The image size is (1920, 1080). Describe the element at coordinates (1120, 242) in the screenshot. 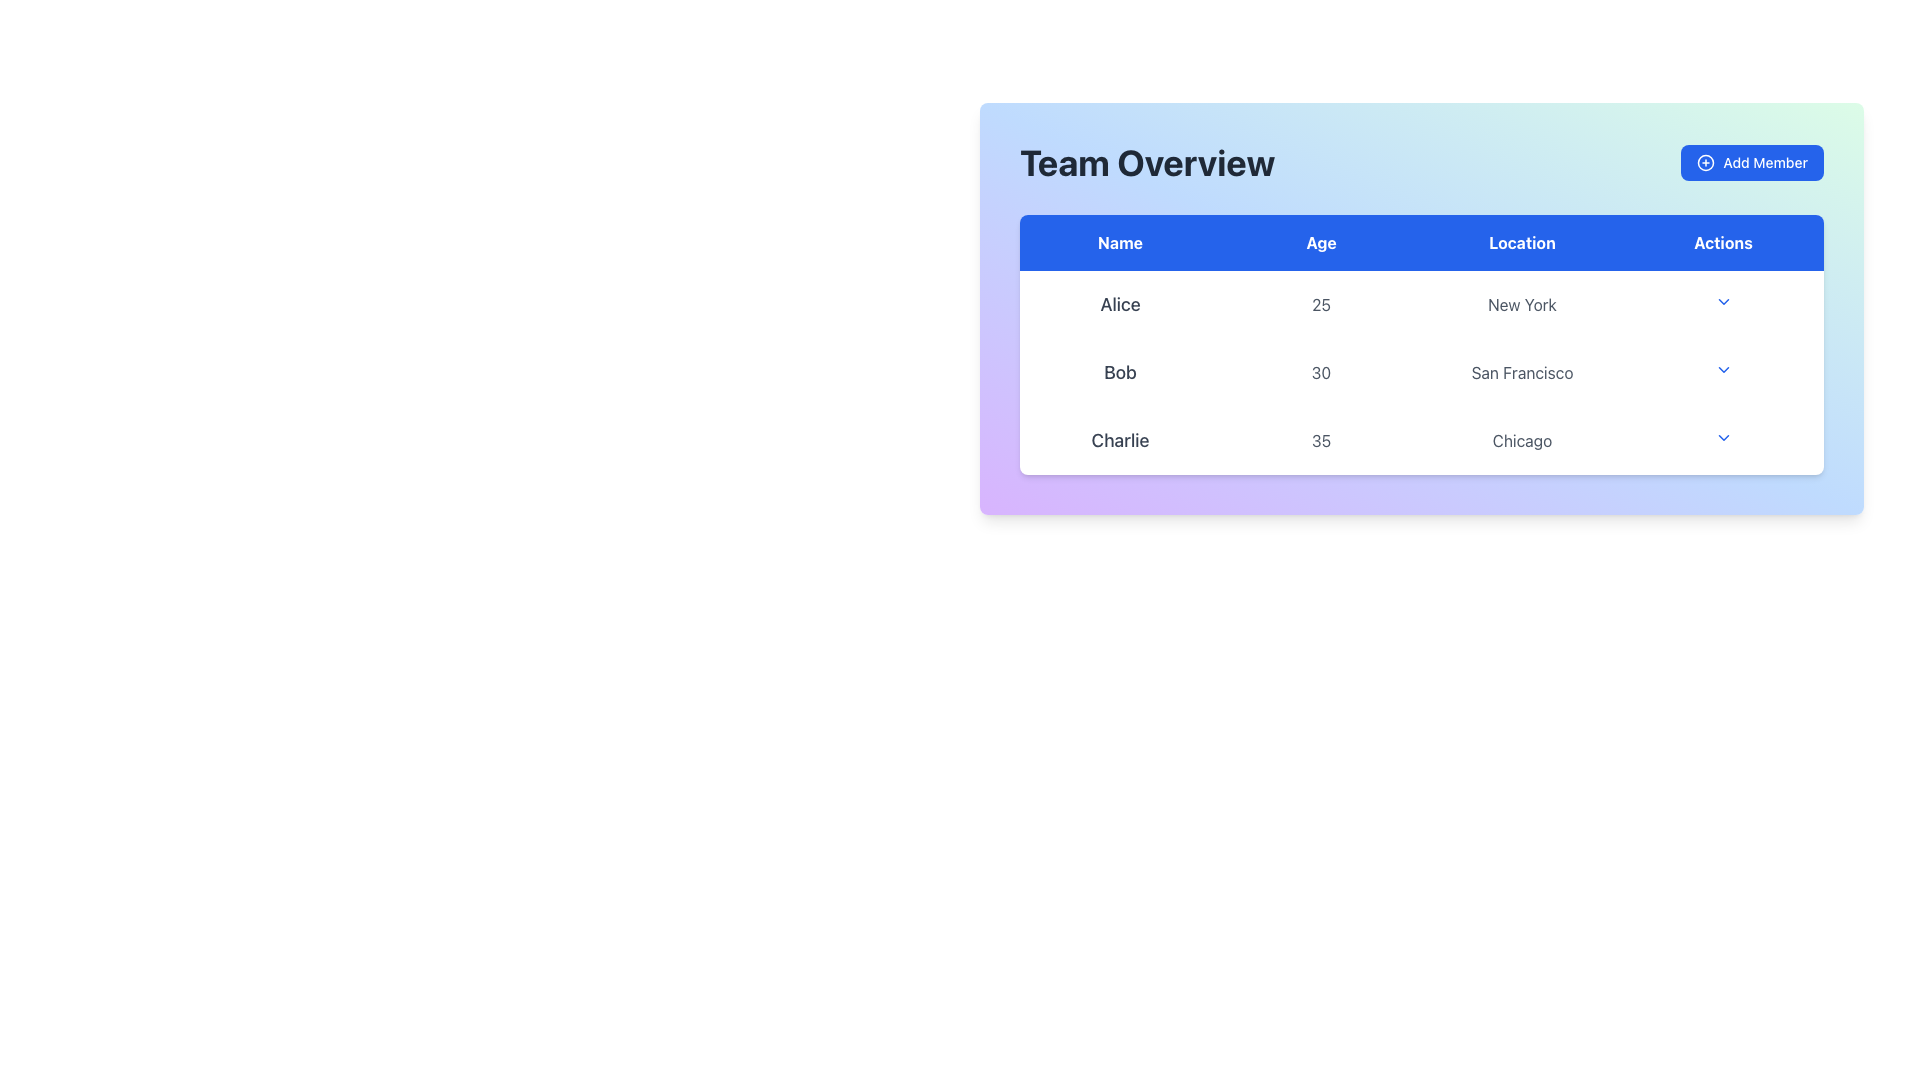

I see `the 'Name' header text label` at that location.